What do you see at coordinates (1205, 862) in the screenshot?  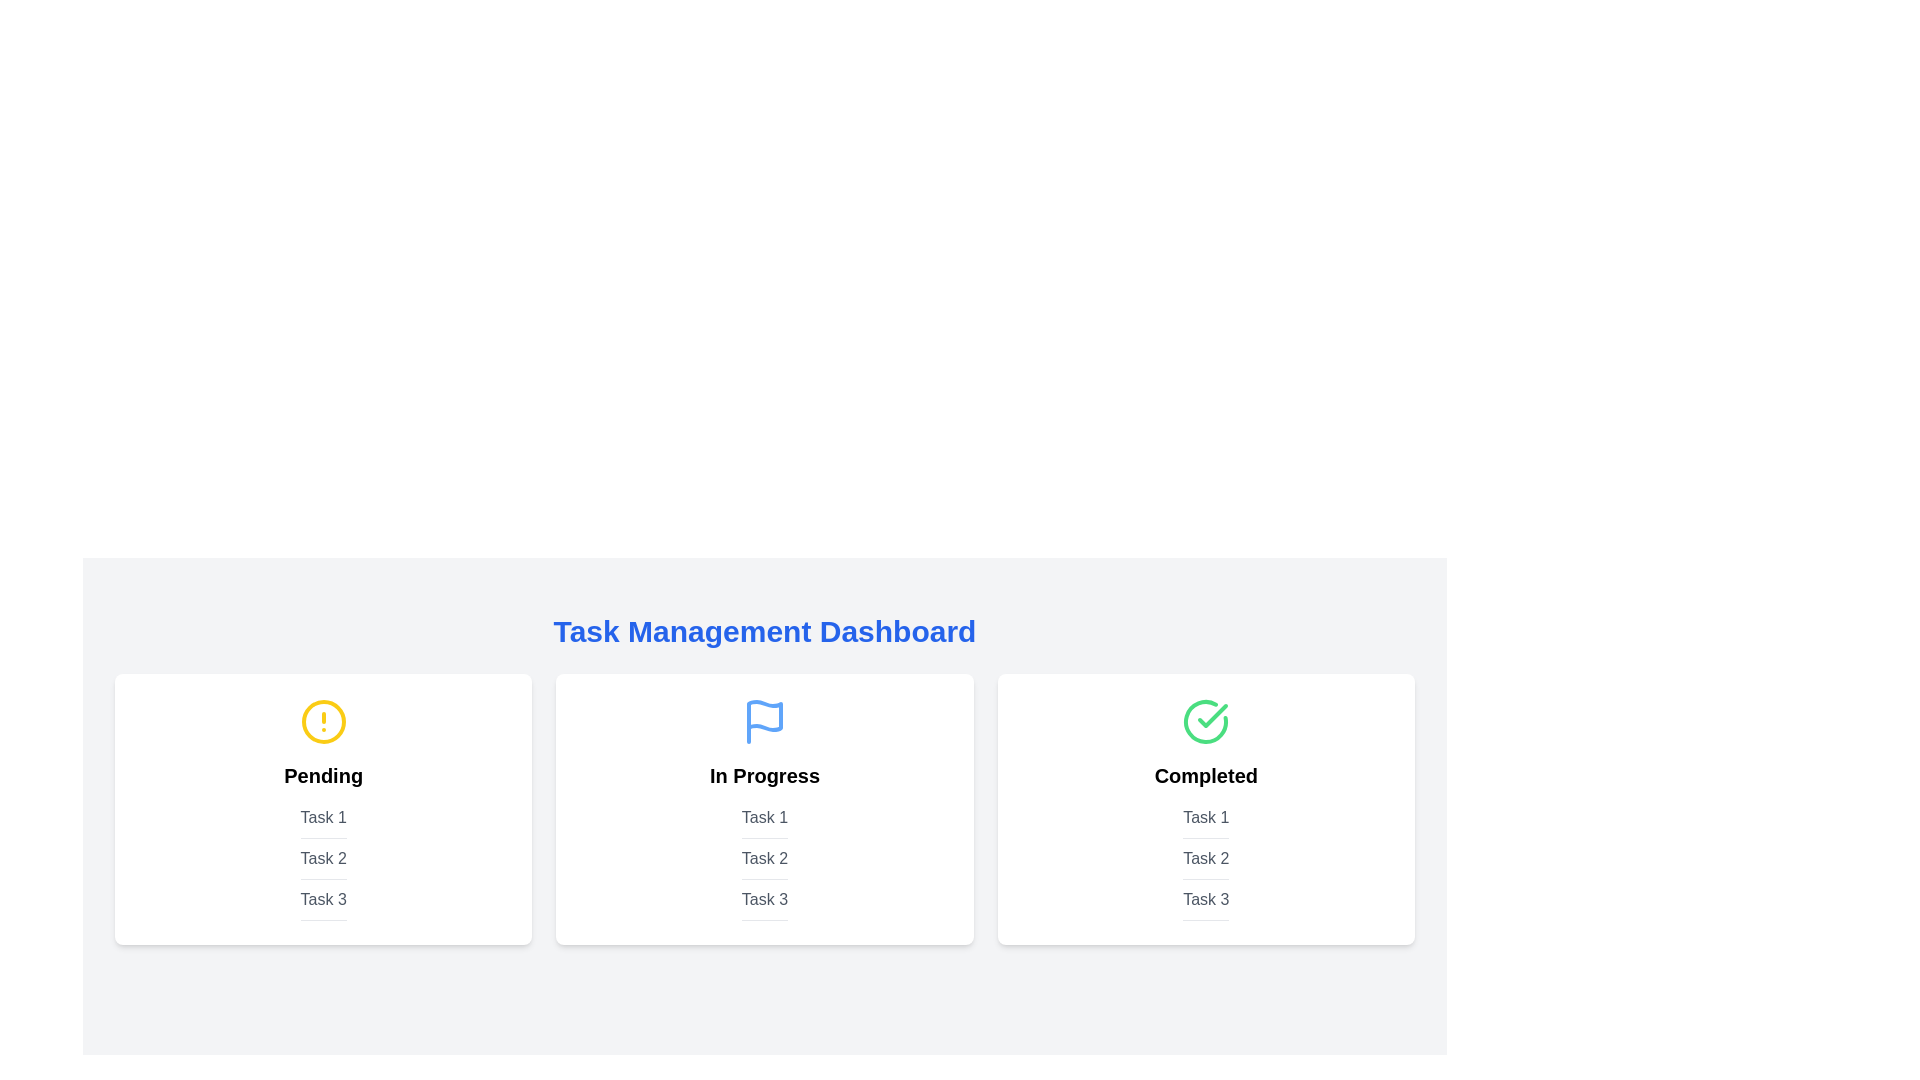 I see `the 'Task 2' label within the 'Completed' category` at bounding box center [1205, 862].